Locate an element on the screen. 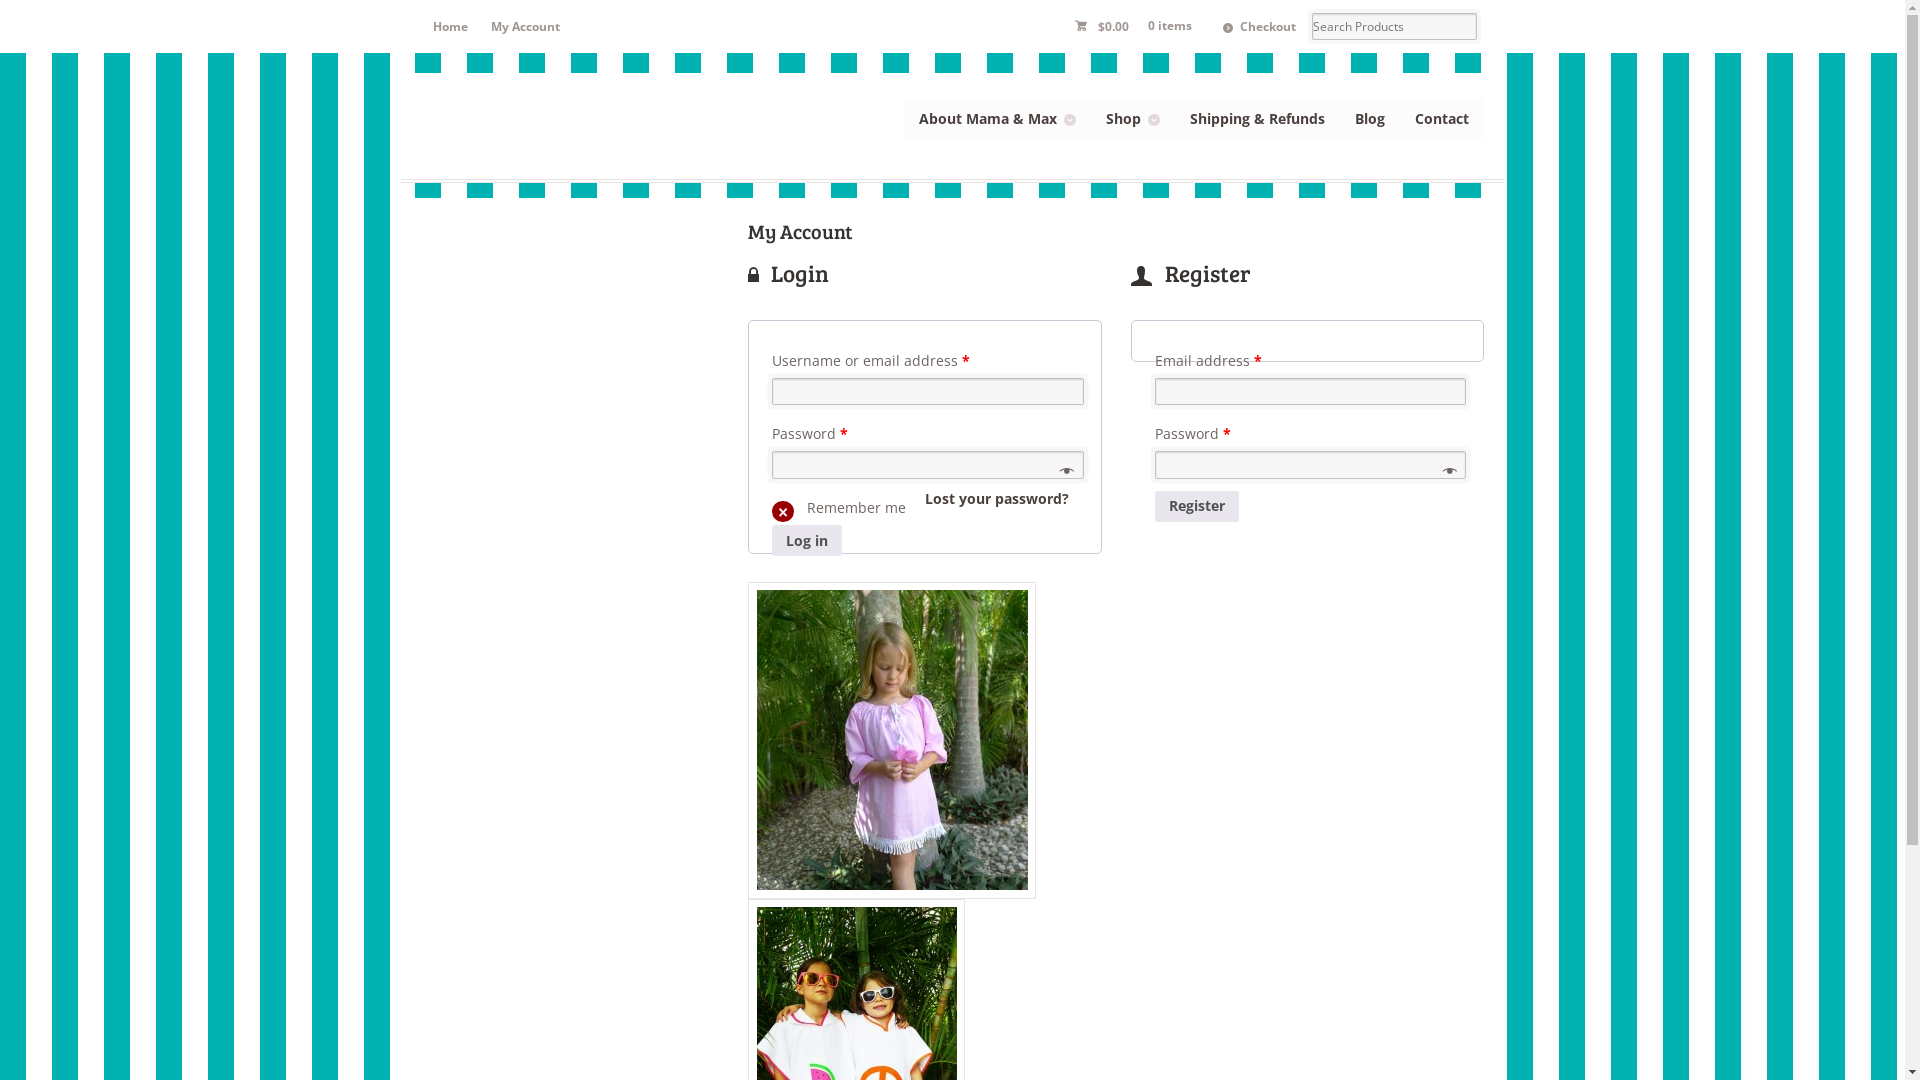 This screenshot has width=1920, height=1080. '$0.000 items' is located at coordinates (1061, 26).